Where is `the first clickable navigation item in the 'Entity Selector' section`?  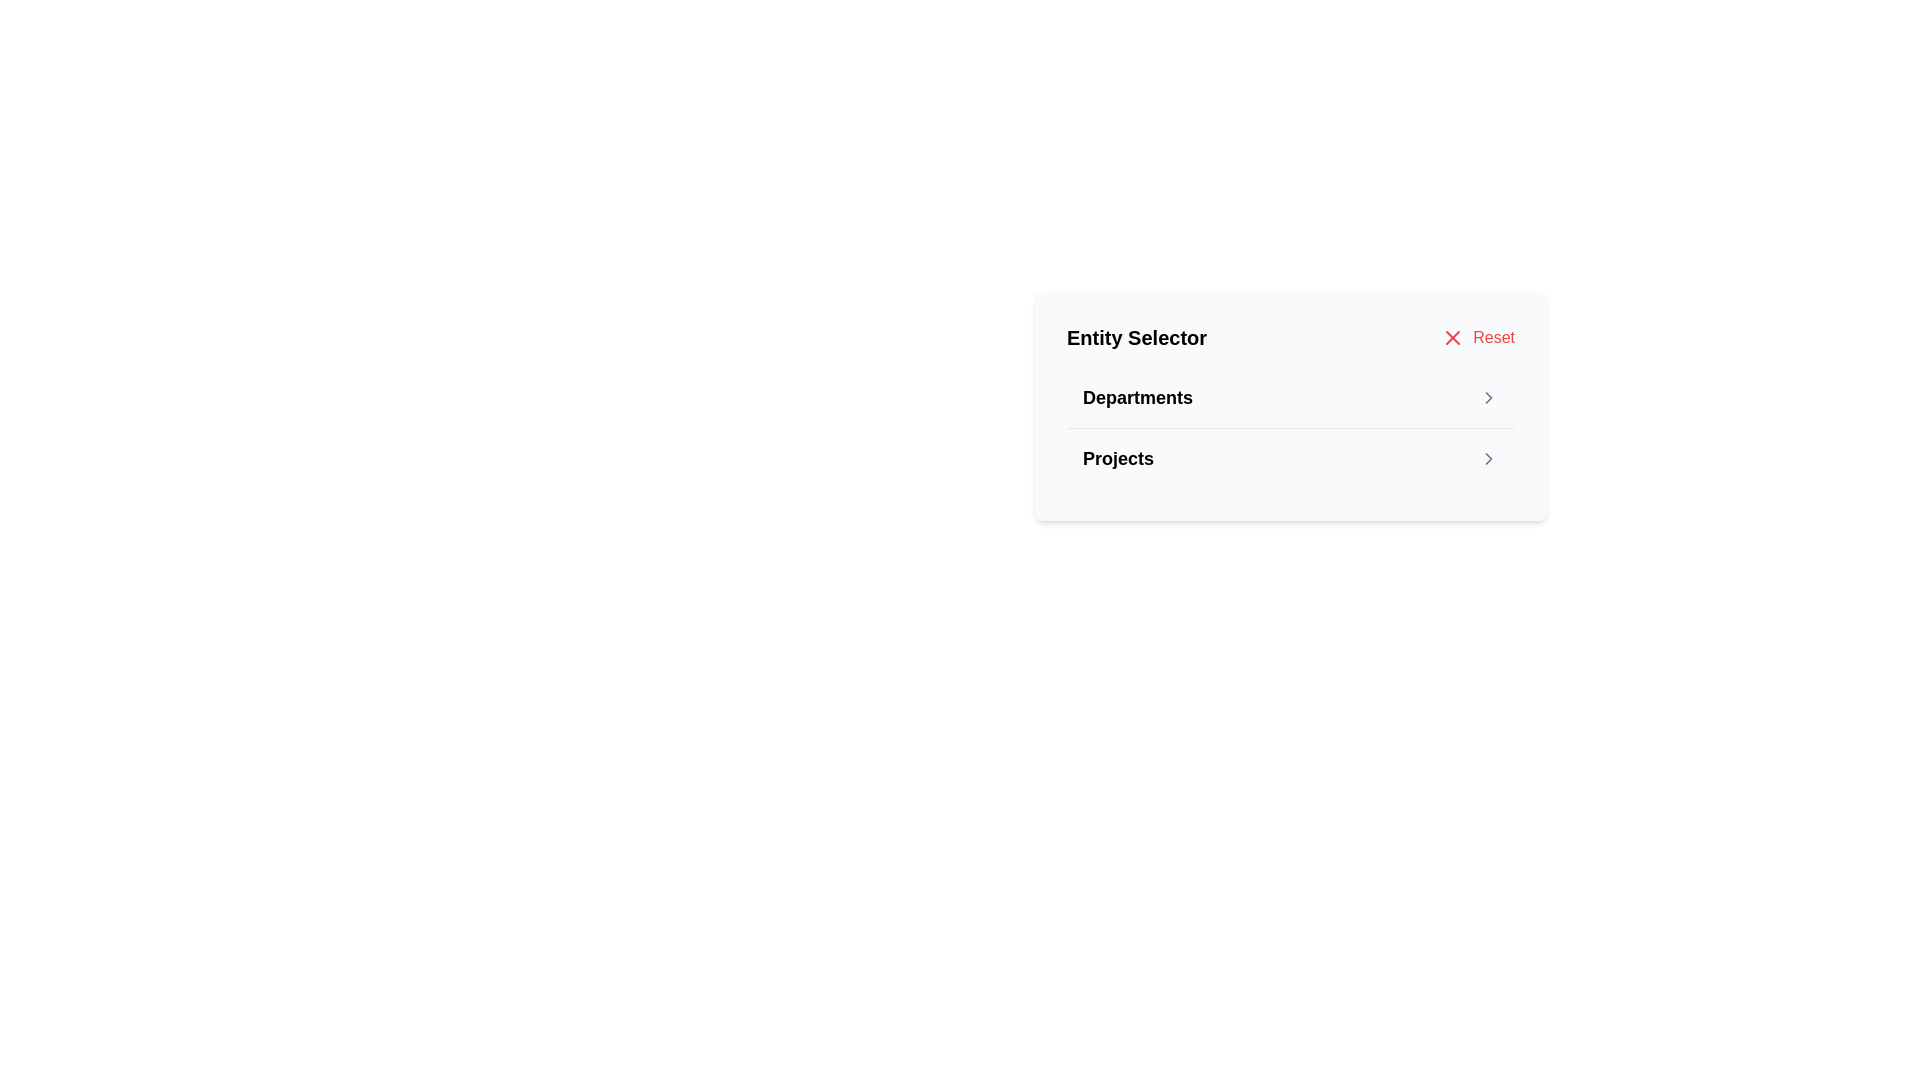 the first clickable navigation item in the 'Entity Selector' section is located at coordinates (1291, 397).